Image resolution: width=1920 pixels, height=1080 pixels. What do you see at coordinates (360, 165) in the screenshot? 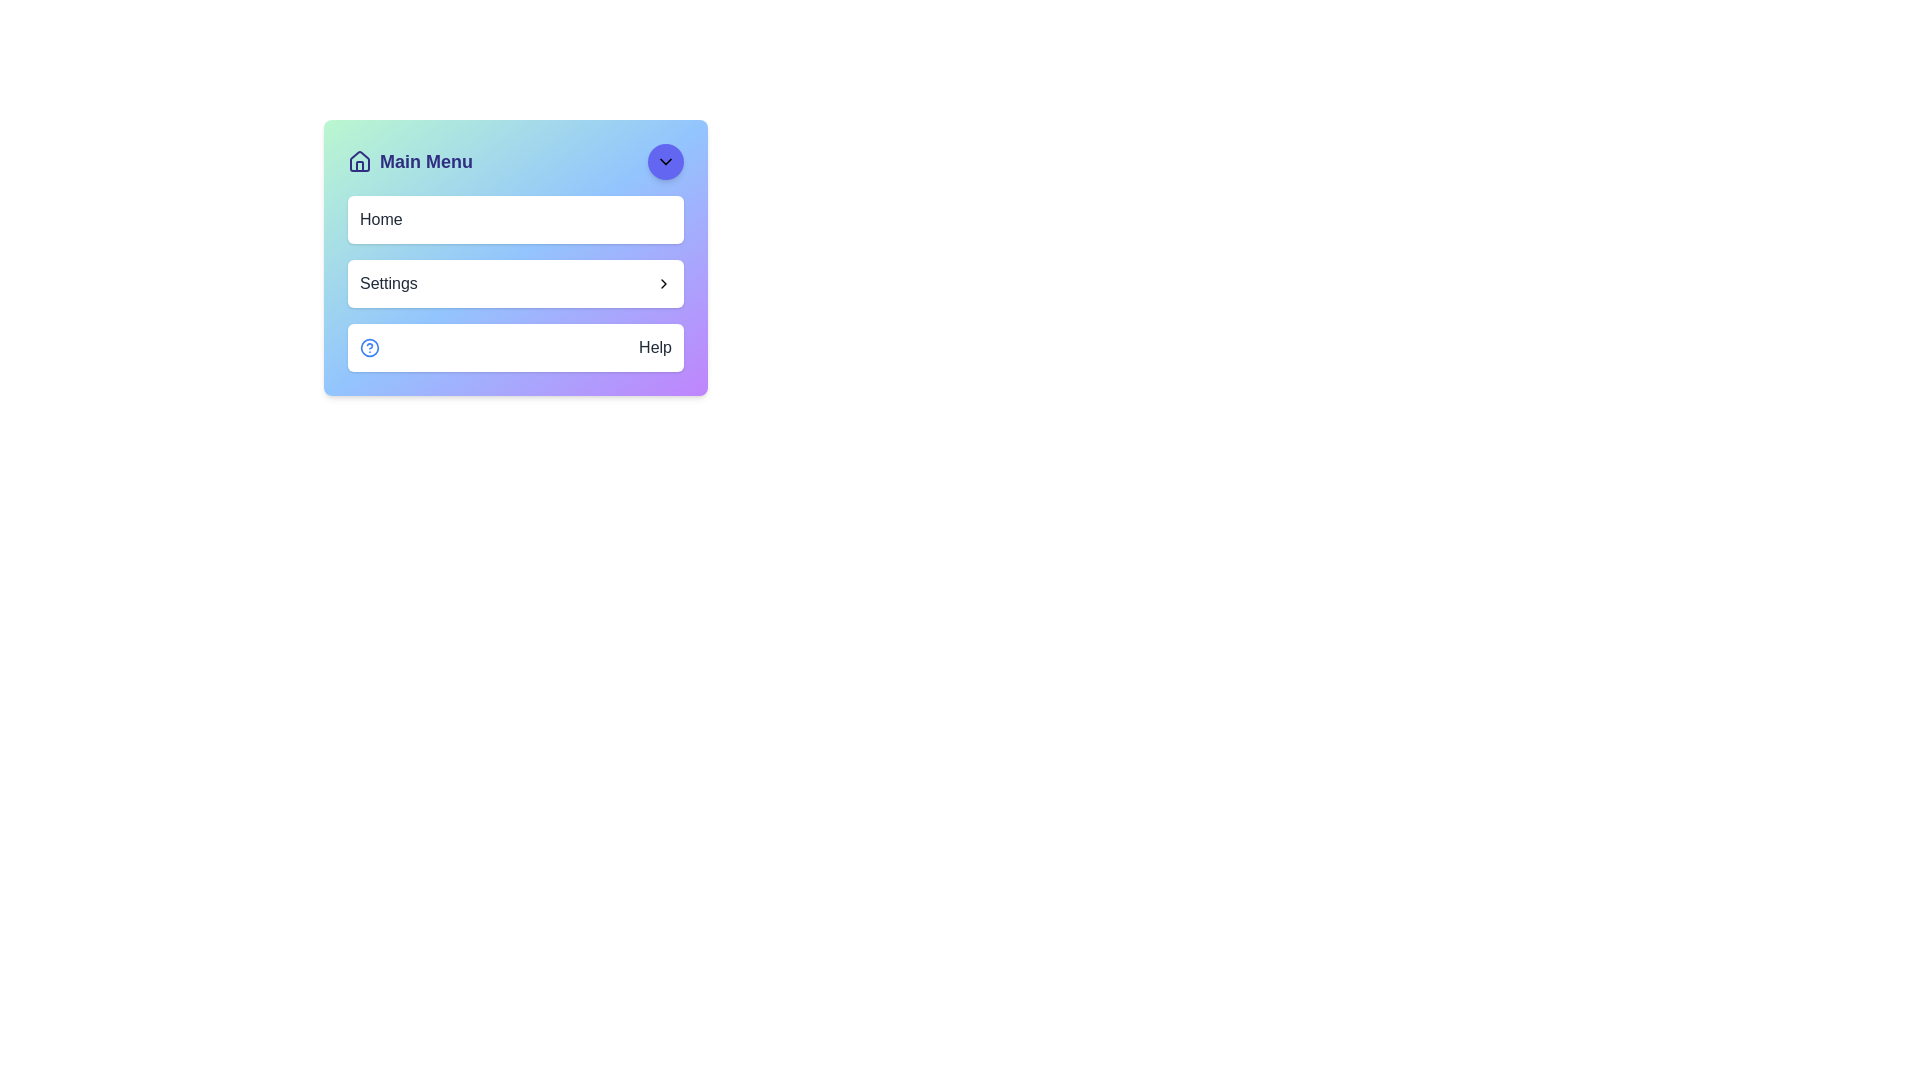
I see `the door element of the house icon in the SVG, which is represented by a vertical line with a square base, located in the general navigation header area` at bounding box center [360, 165].